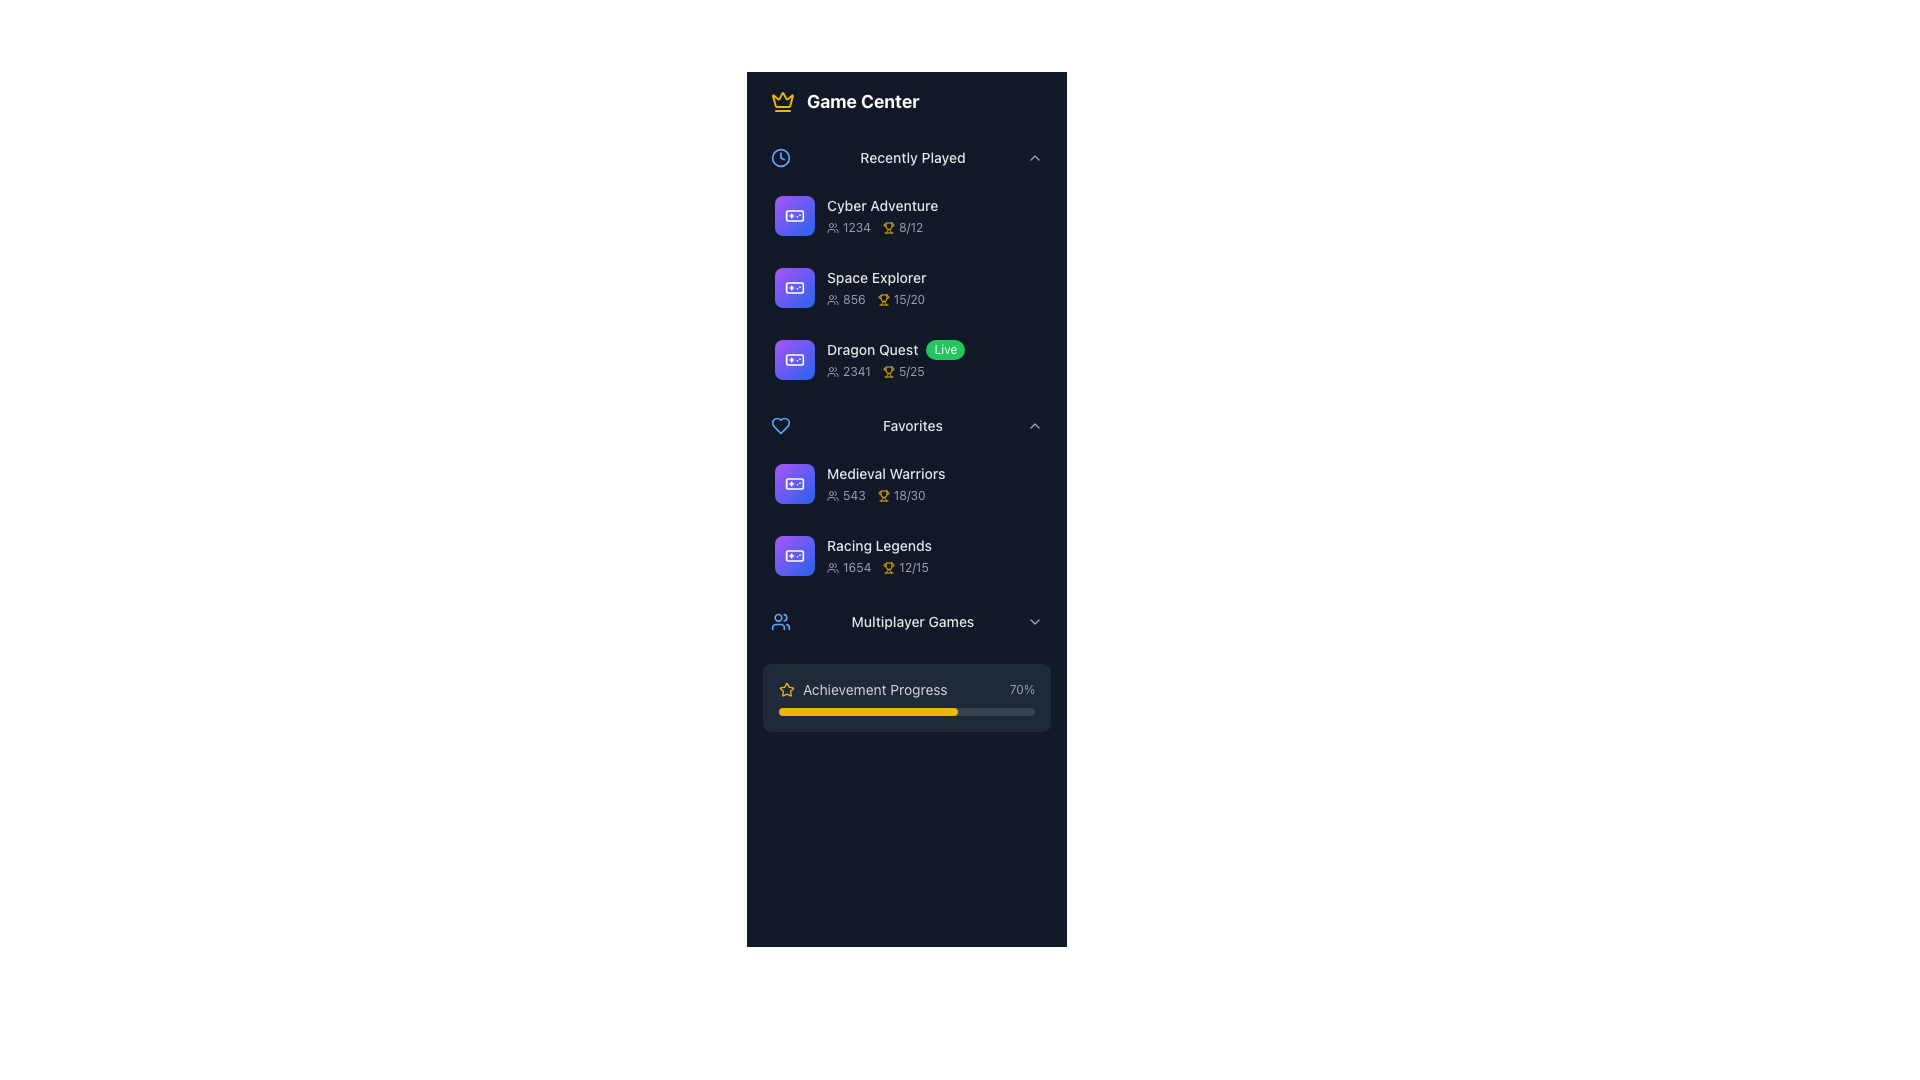 This screenshot has height=1080, width=1920. What do you see at coordinates (906, 483) in the screenshot?
I see `the list item displaying 'Medieval Warriors' in the 'Favorites' section` at bounding box center [906, 483].